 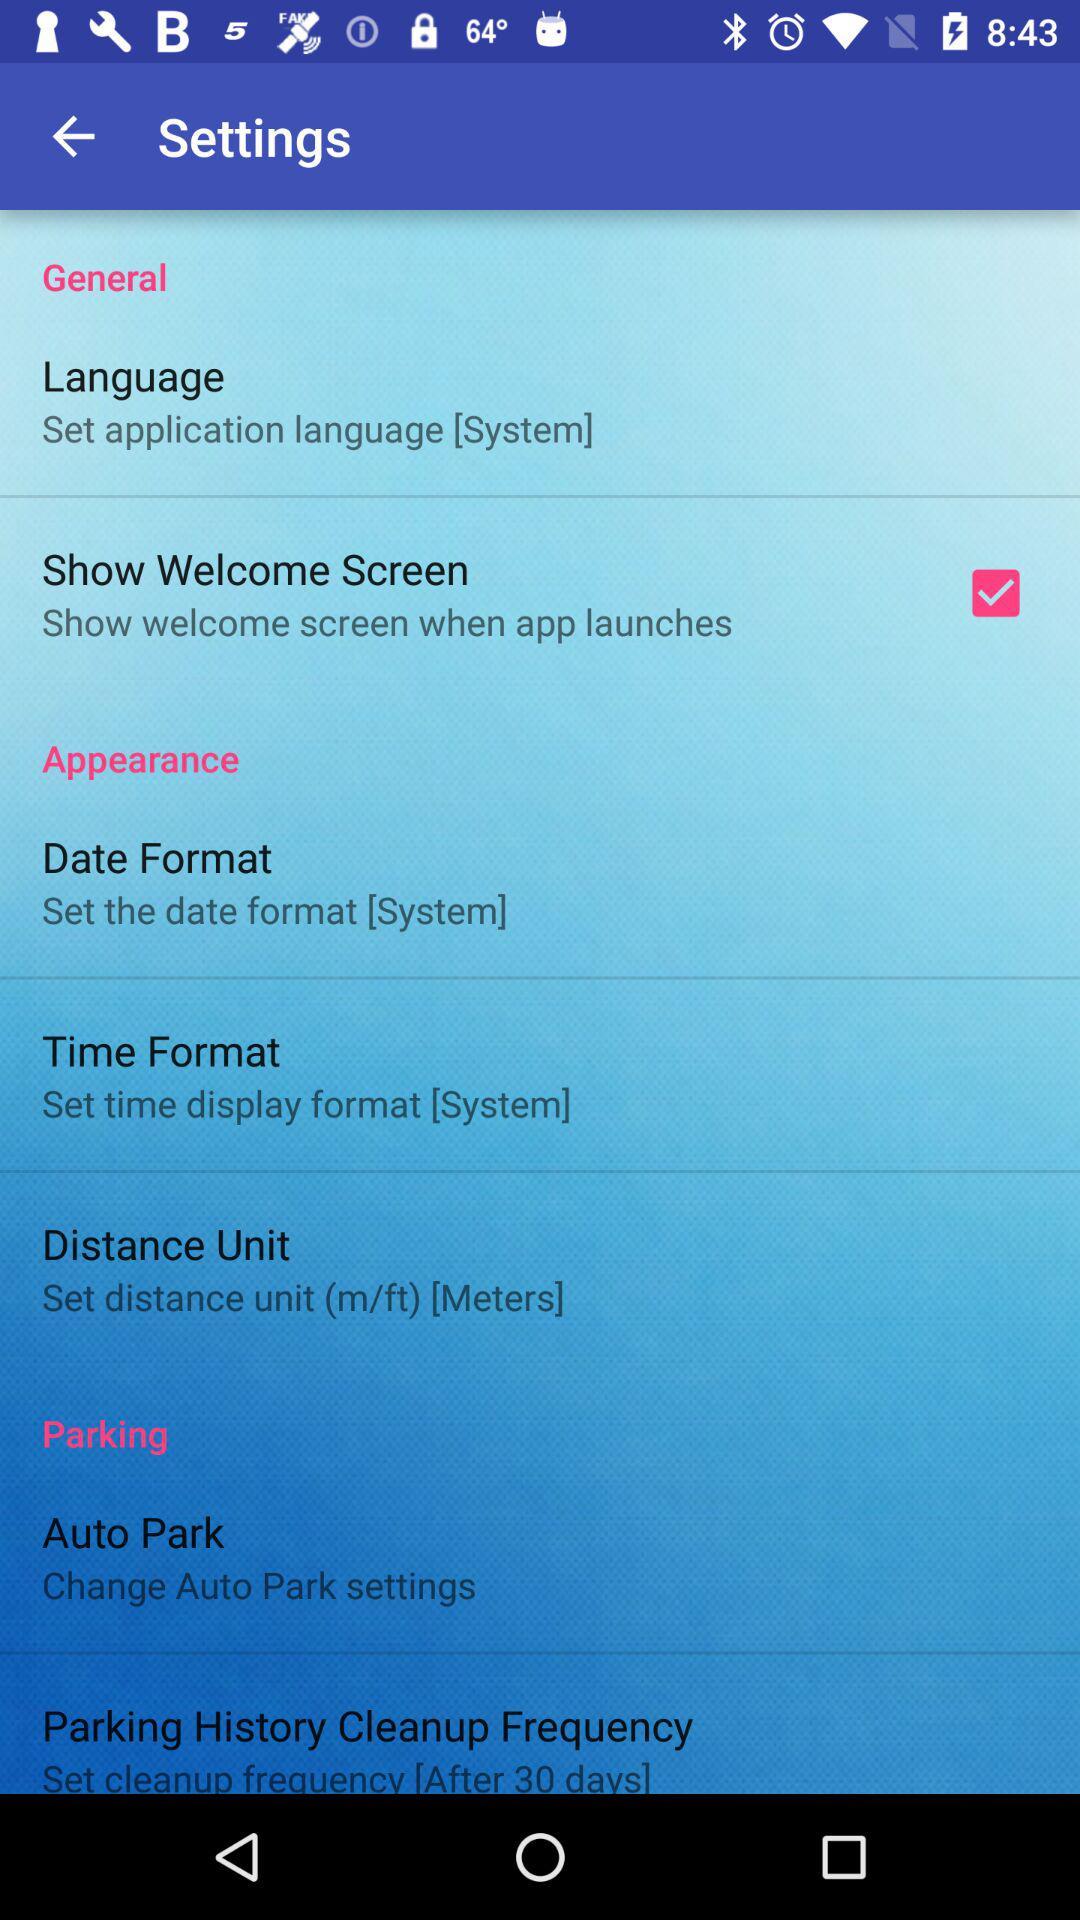 I want to click on icon below language item, so click(x=316, y=427).